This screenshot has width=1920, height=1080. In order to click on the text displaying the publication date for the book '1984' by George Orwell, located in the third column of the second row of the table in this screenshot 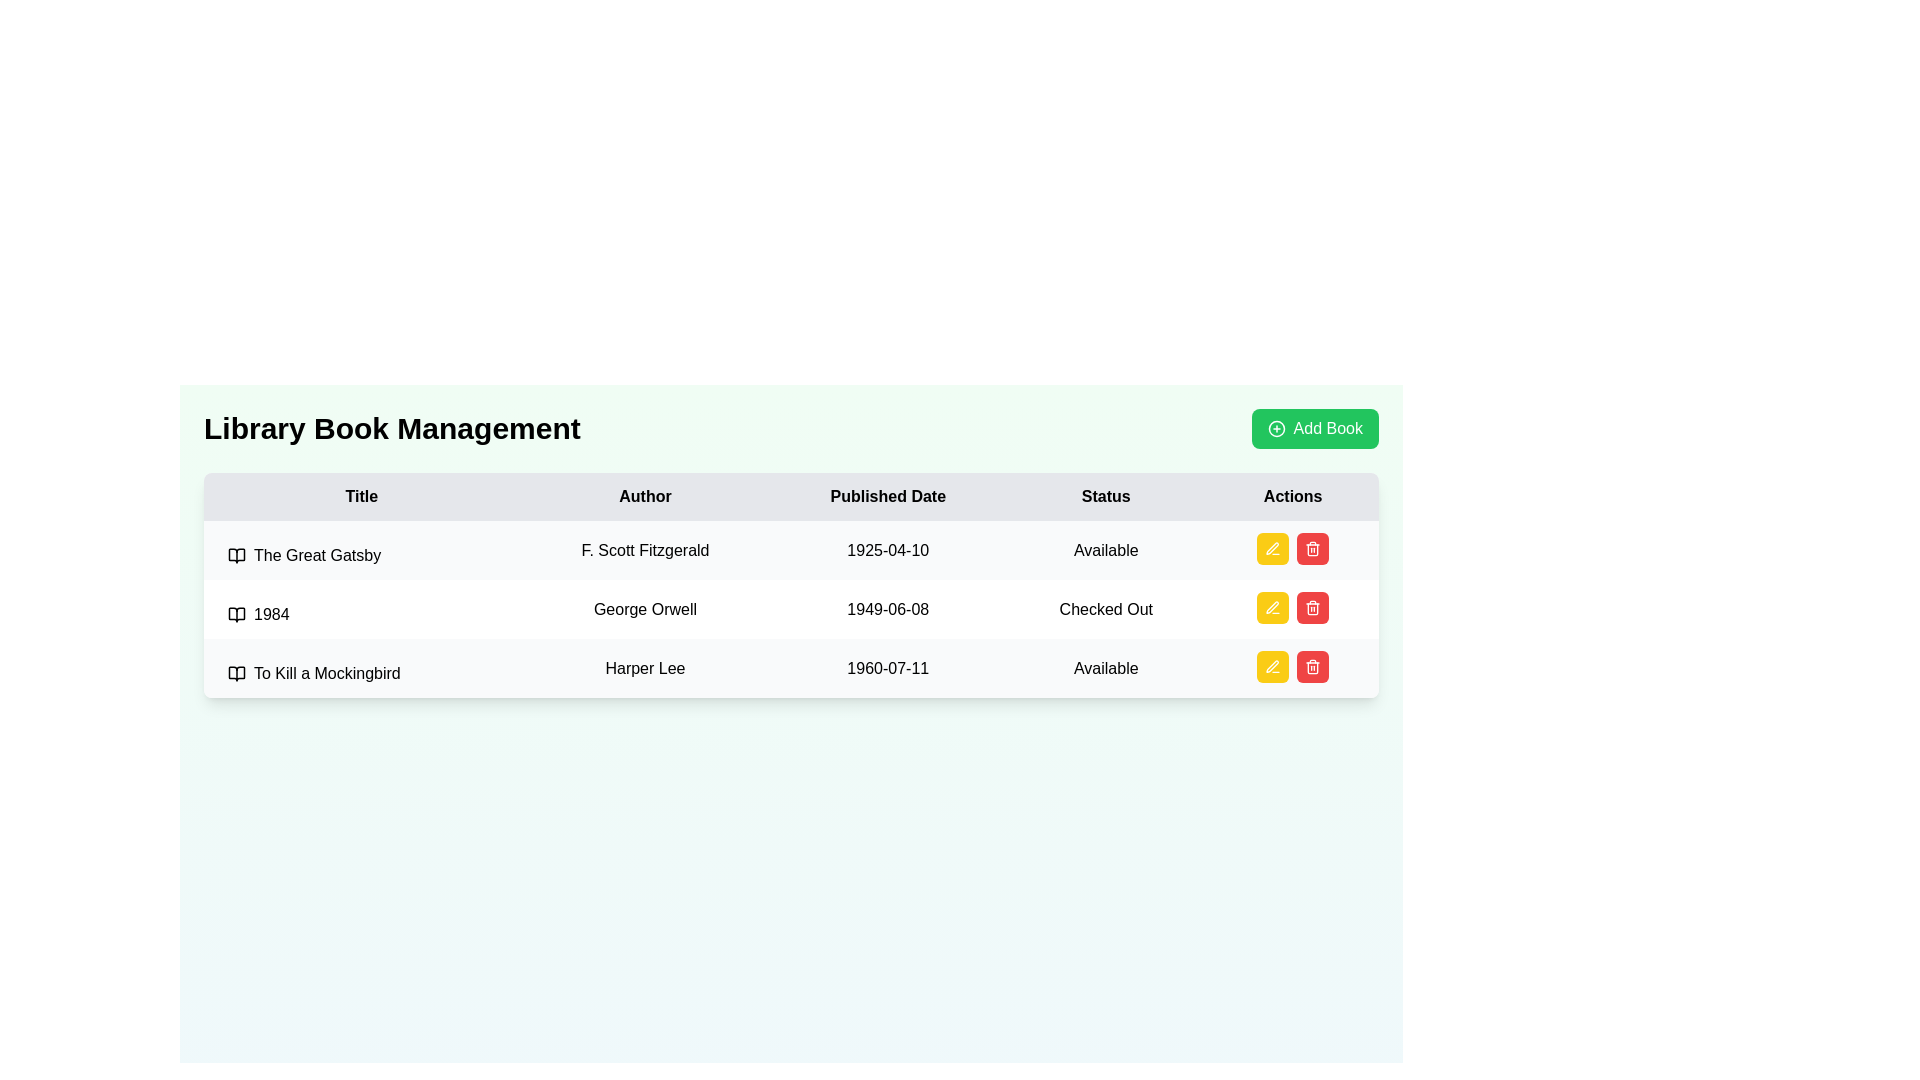, I will do `click(887, 608)`.